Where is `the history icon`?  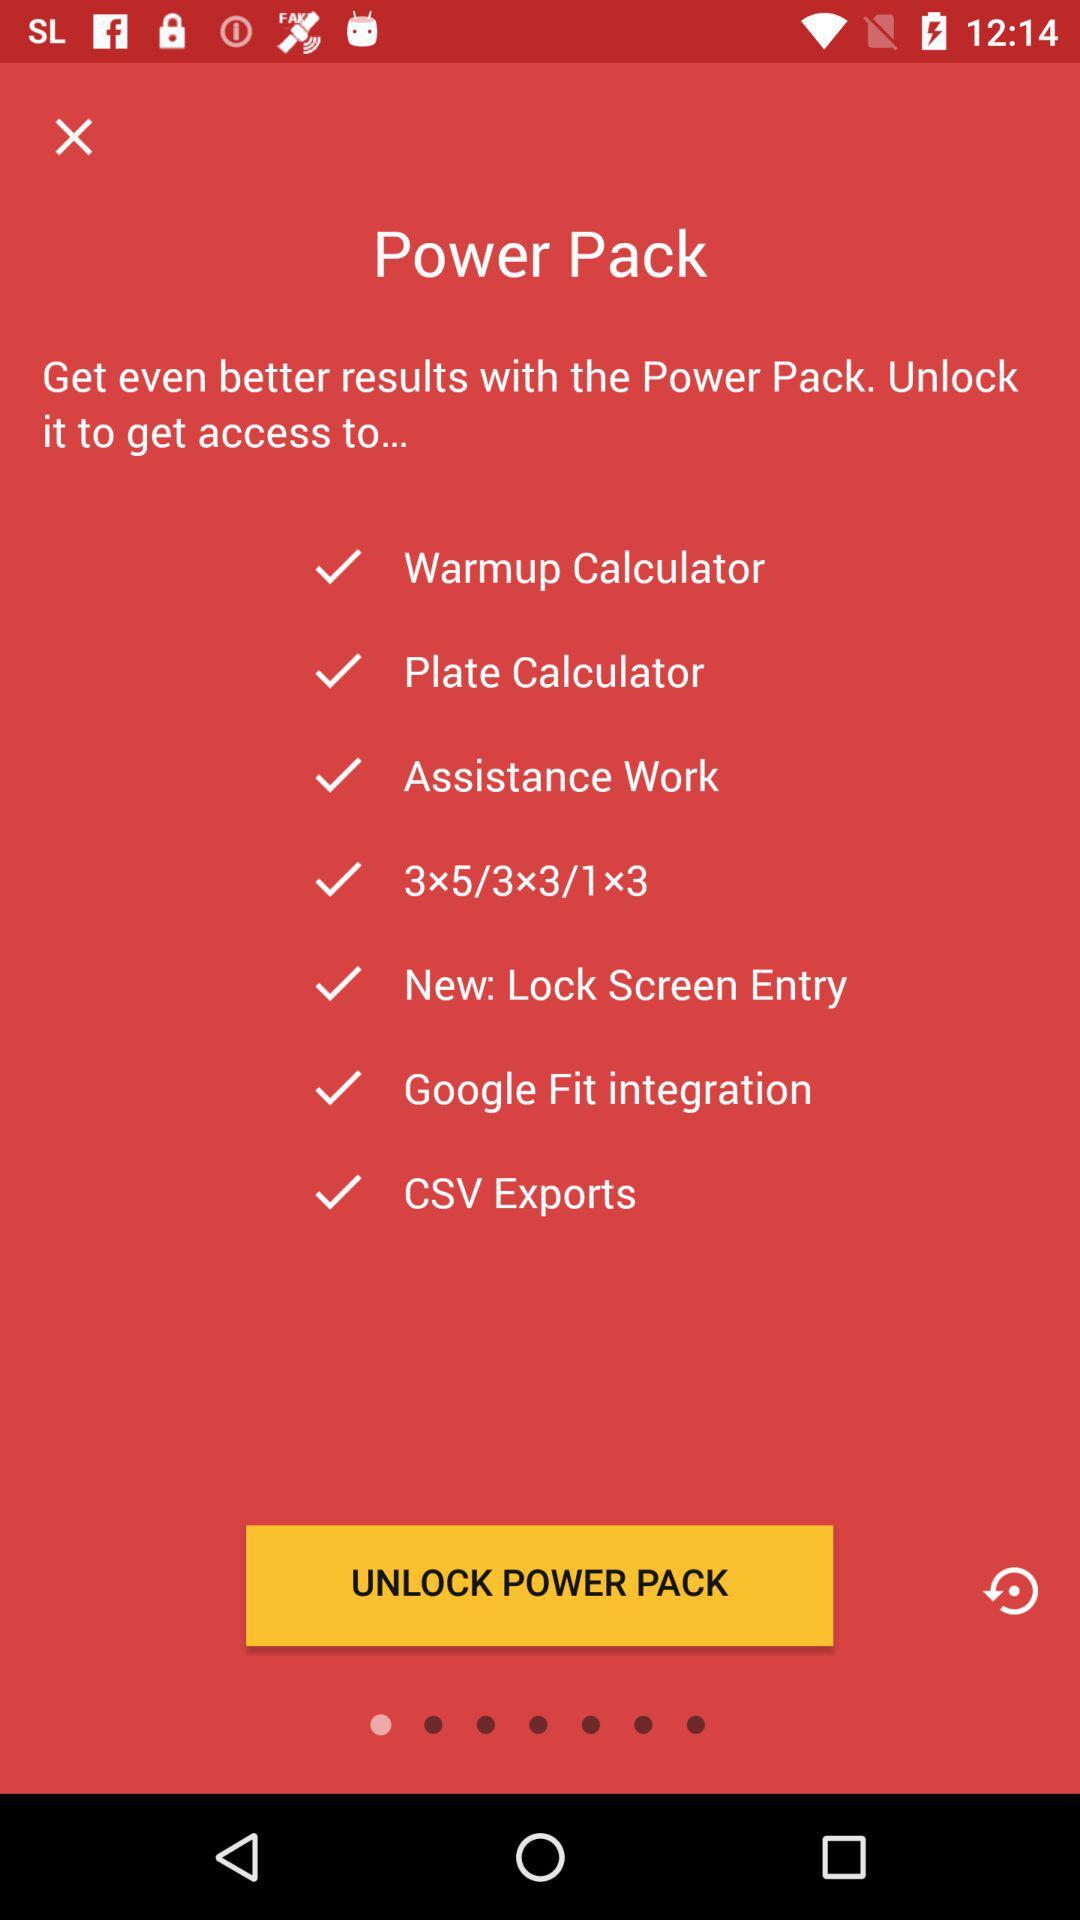
the history icon is located at coordinates (1010, 1590).